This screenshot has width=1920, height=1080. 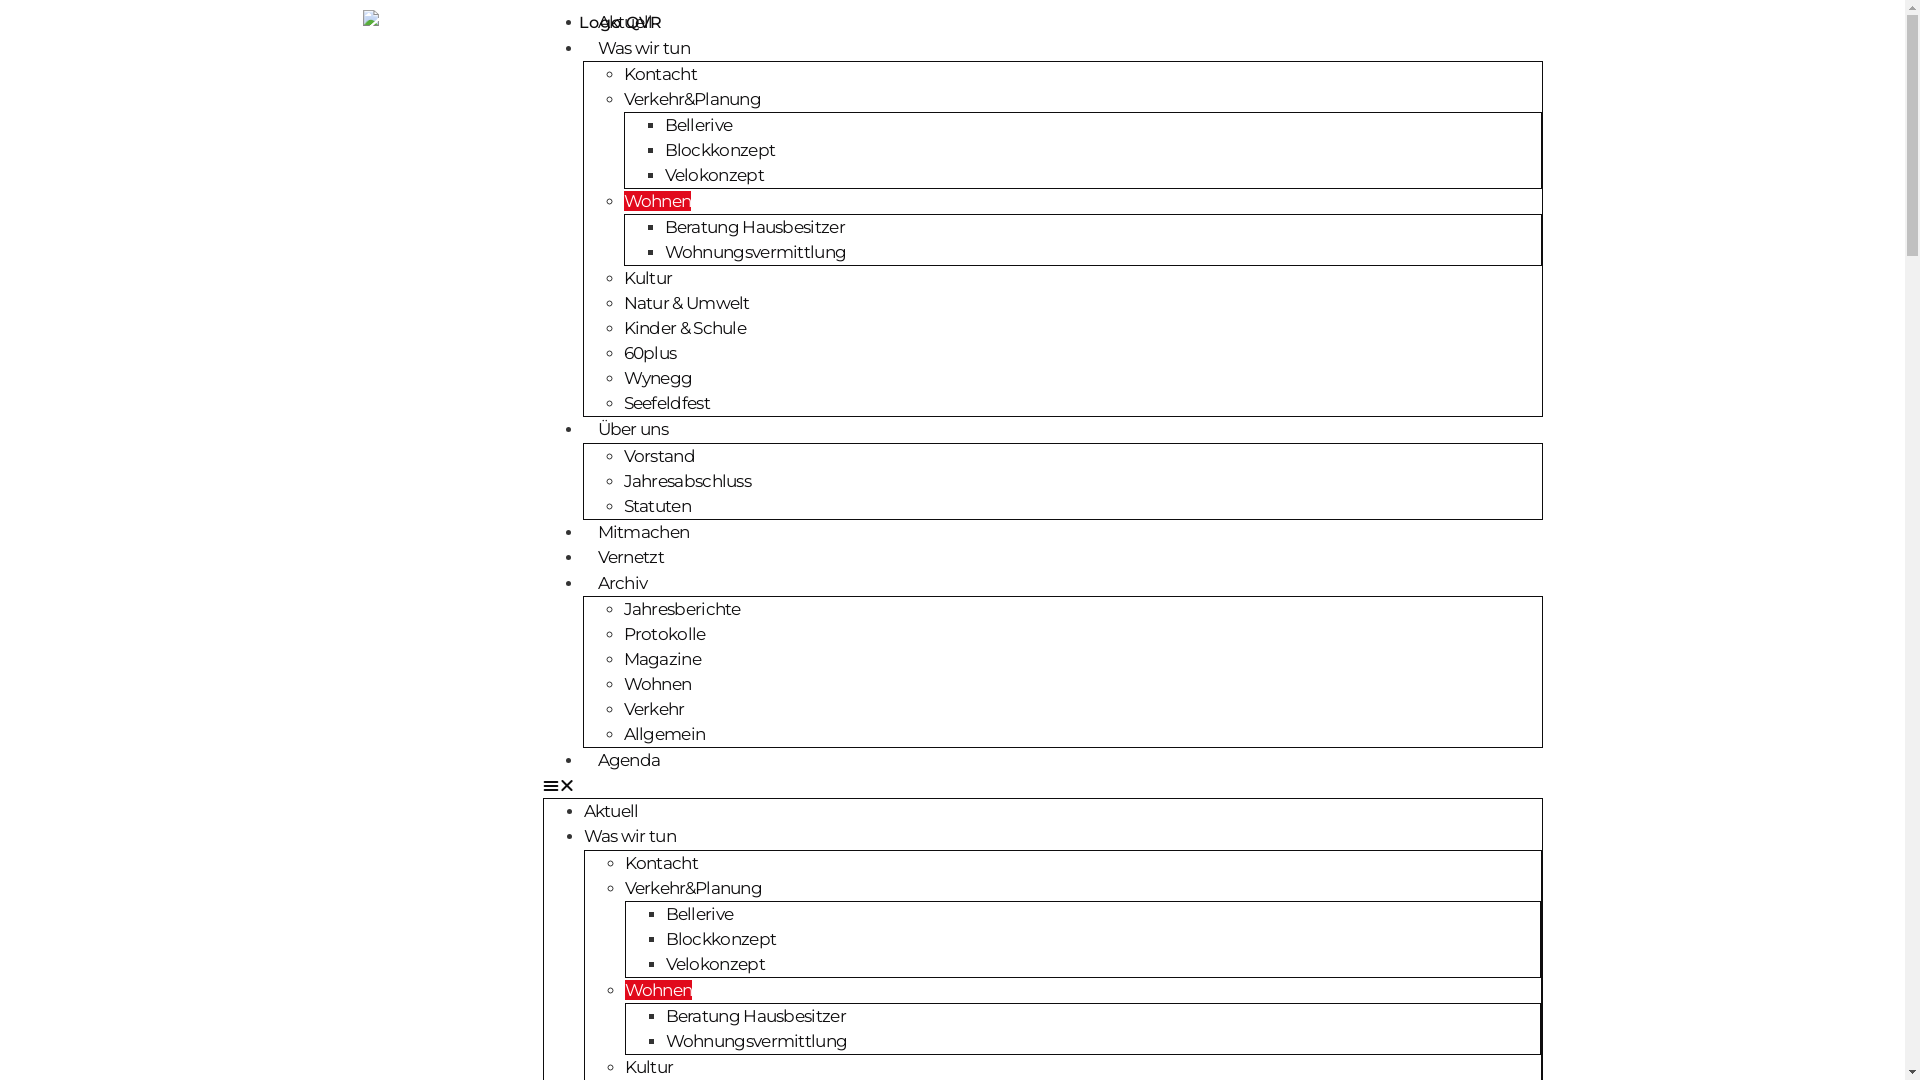 What do you see at coordinates (752, 226) in the screenshot?
I see `'Beratung Hausbesitzer'` at bounding box center [752, 226].